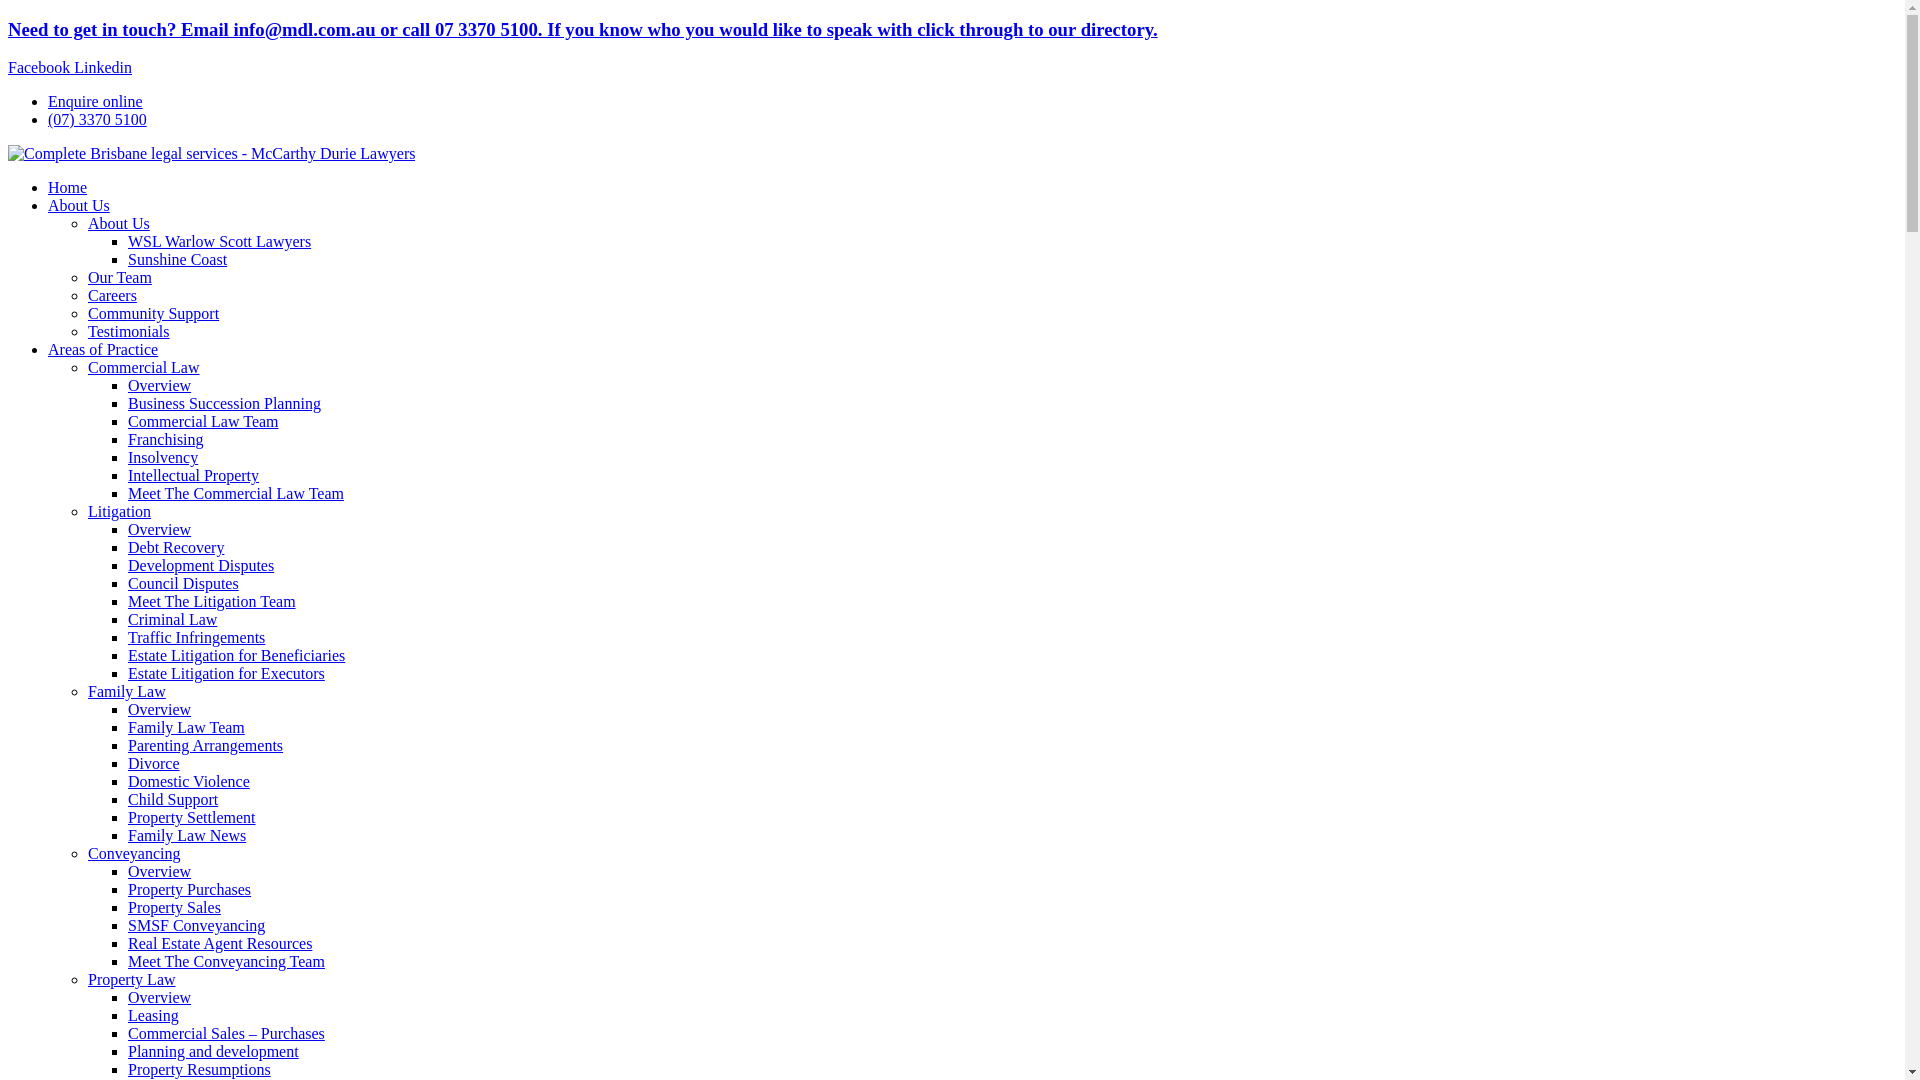  Describe the element at coordinates (196, 637) in the screenshot. I see `'Traffic Infringements'` at that location.